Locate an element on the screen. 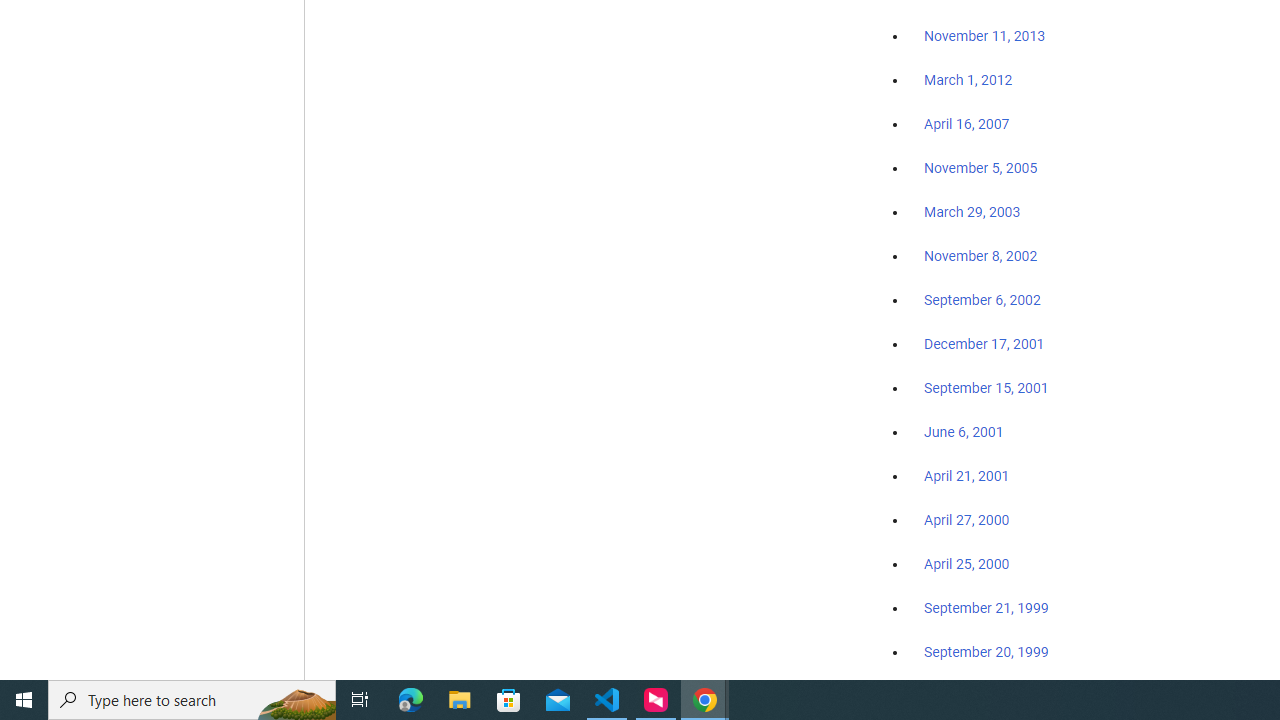 This screenshot has height=720, width=1280. 'November 5, 2005' is located at coordinates (981, 167).